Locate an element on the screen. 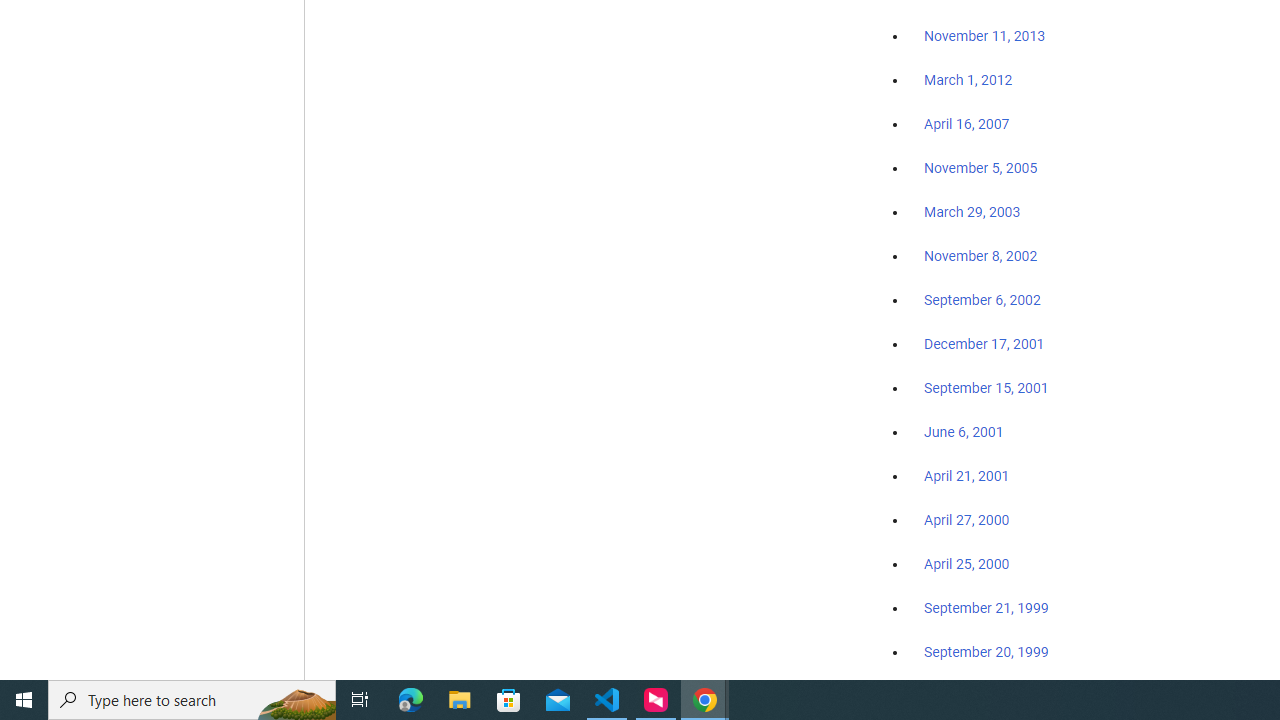 This screenshot has height=720, width=1280. 'November 5, 2005' is located at coordinates (981, 167).